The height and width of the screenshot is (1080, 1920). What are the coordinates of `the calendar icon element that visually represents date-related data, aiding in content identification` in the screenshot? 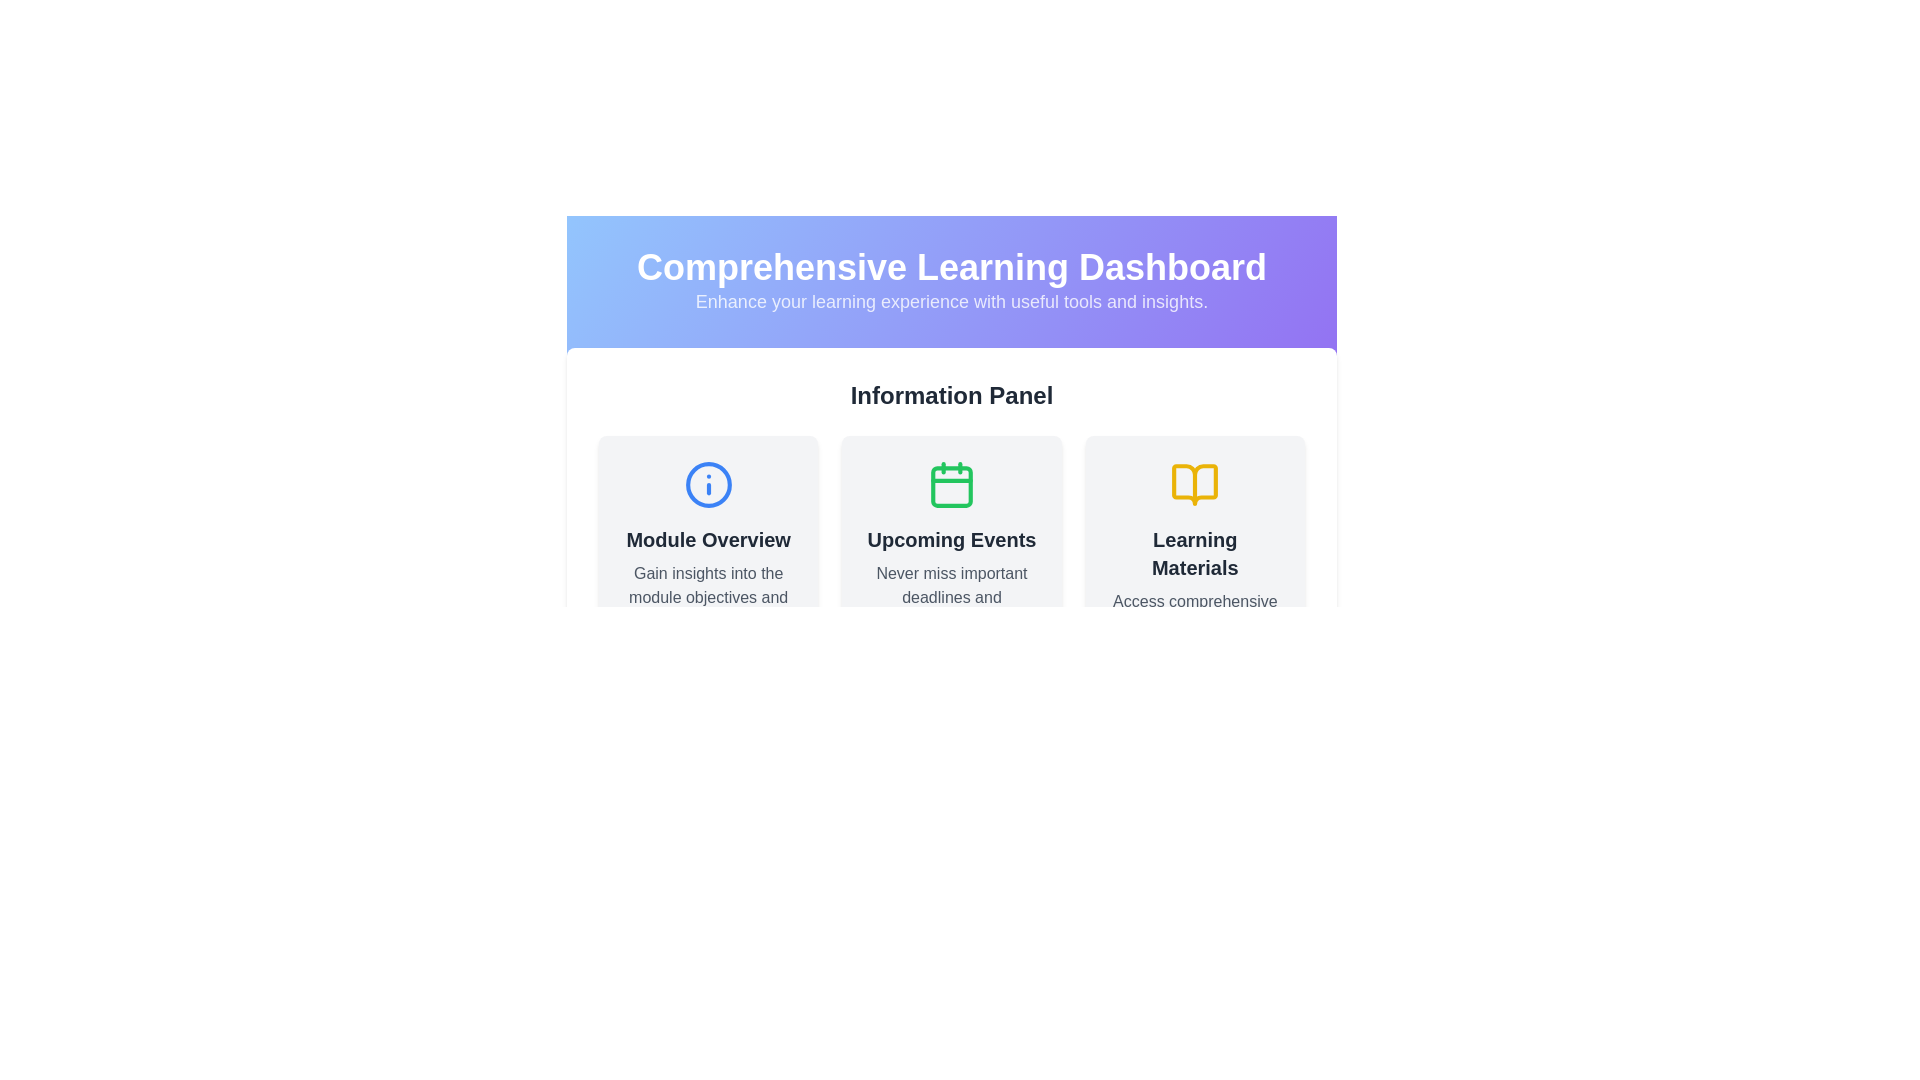 It's located at (950, 487).